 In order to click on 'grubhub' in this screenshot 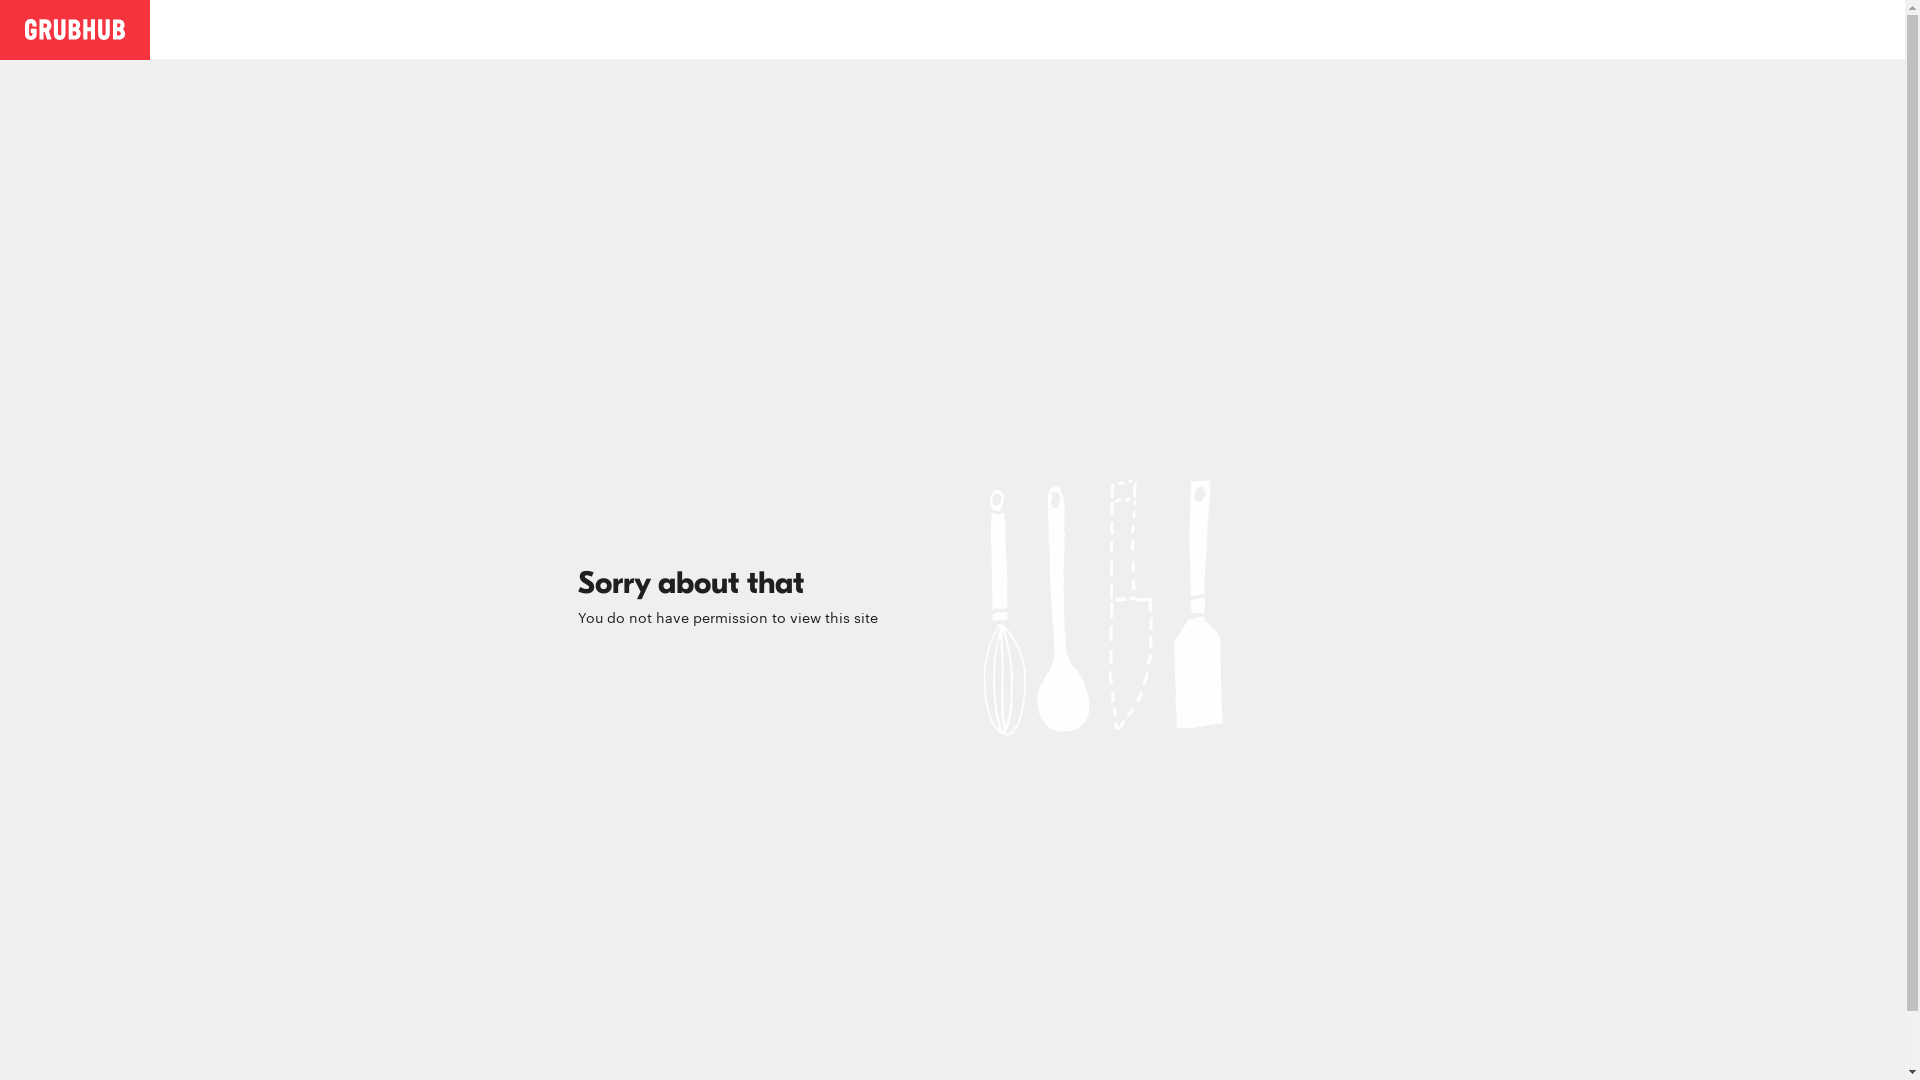, I will do `click(75, 28)`.